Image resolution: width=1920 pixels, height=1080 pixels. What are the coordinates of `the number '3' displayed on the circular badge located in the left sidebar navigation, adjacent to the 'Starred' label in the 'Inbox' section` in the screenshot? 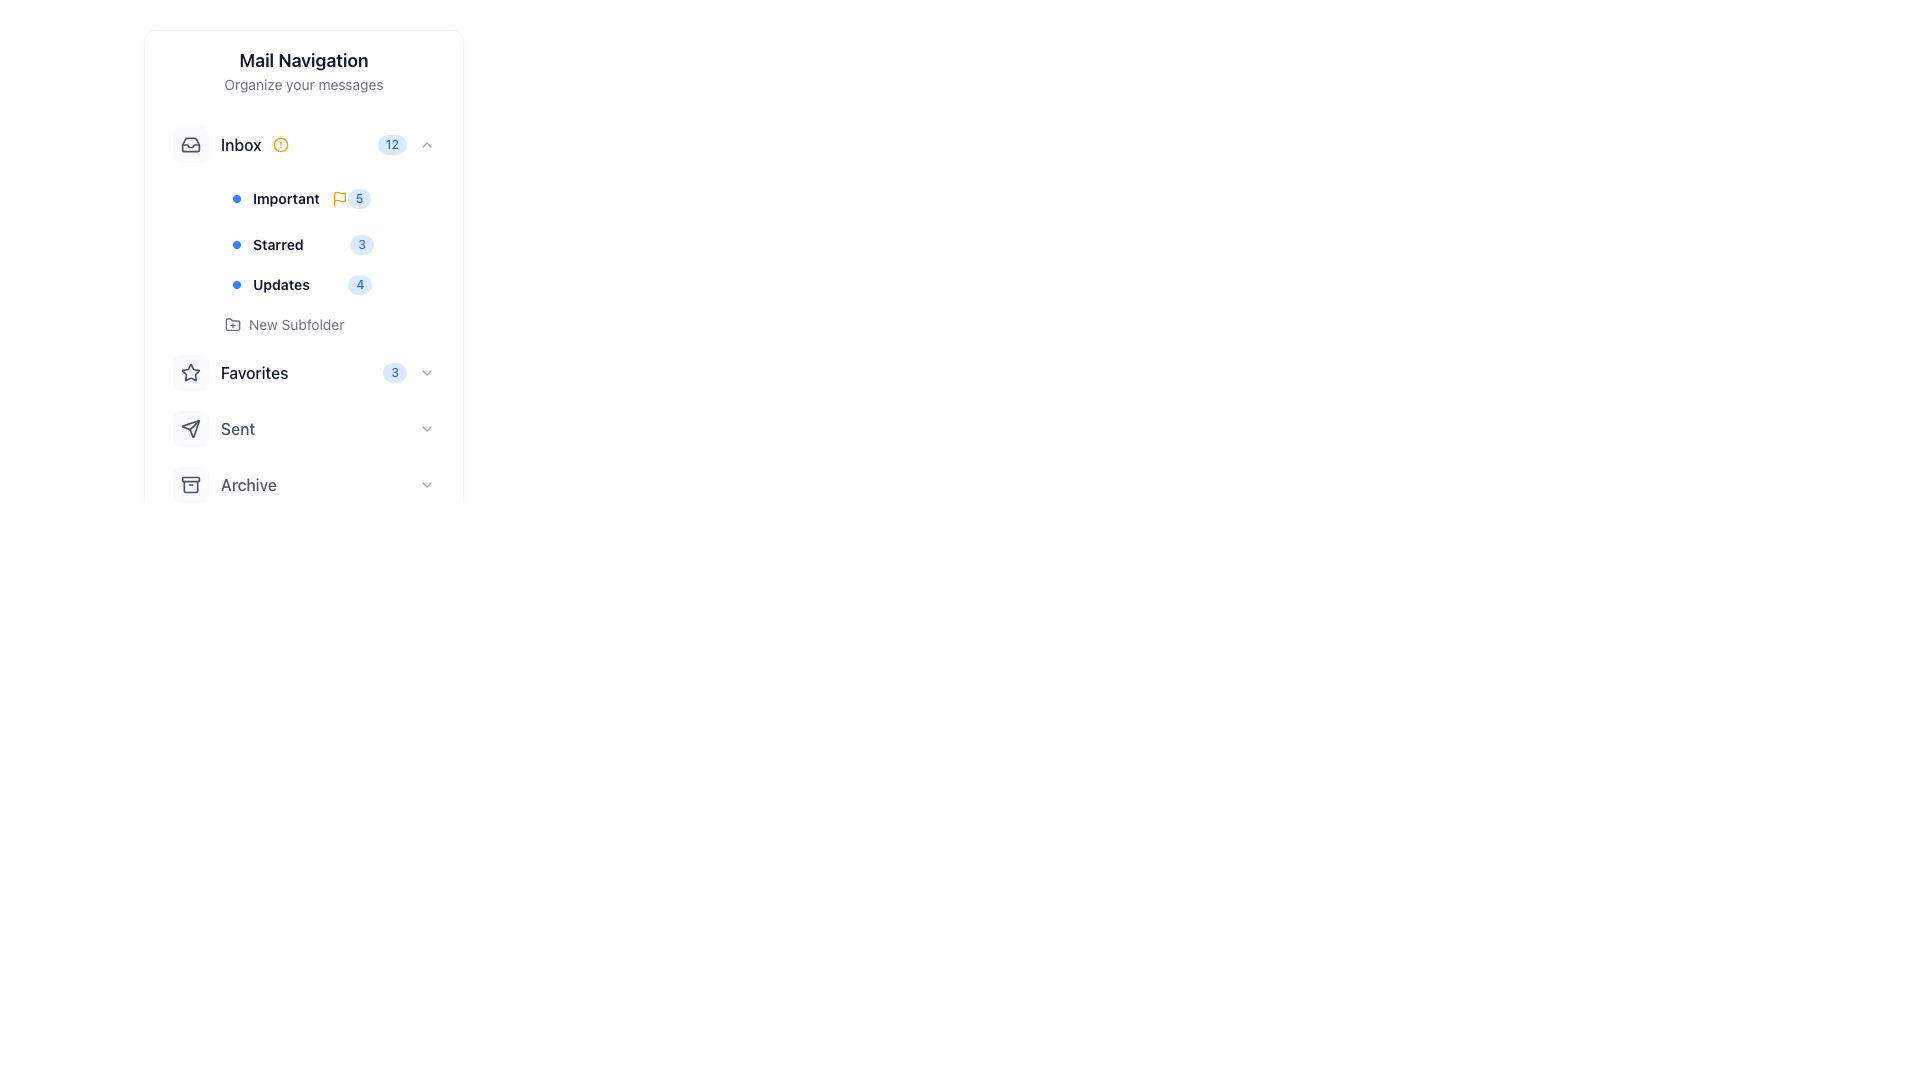 It's located at (362, 244).